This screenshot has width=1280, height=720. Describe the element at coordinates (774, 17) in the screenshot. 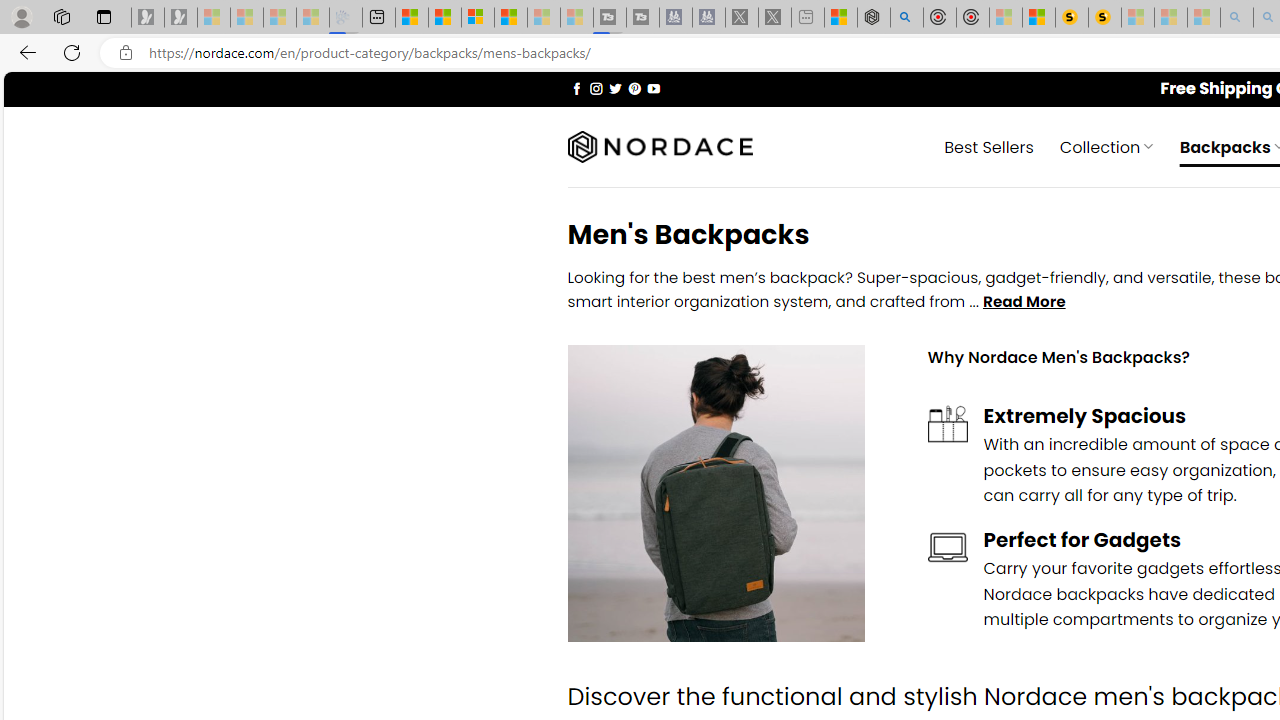

I see `'X - Sleeping'` at that location.